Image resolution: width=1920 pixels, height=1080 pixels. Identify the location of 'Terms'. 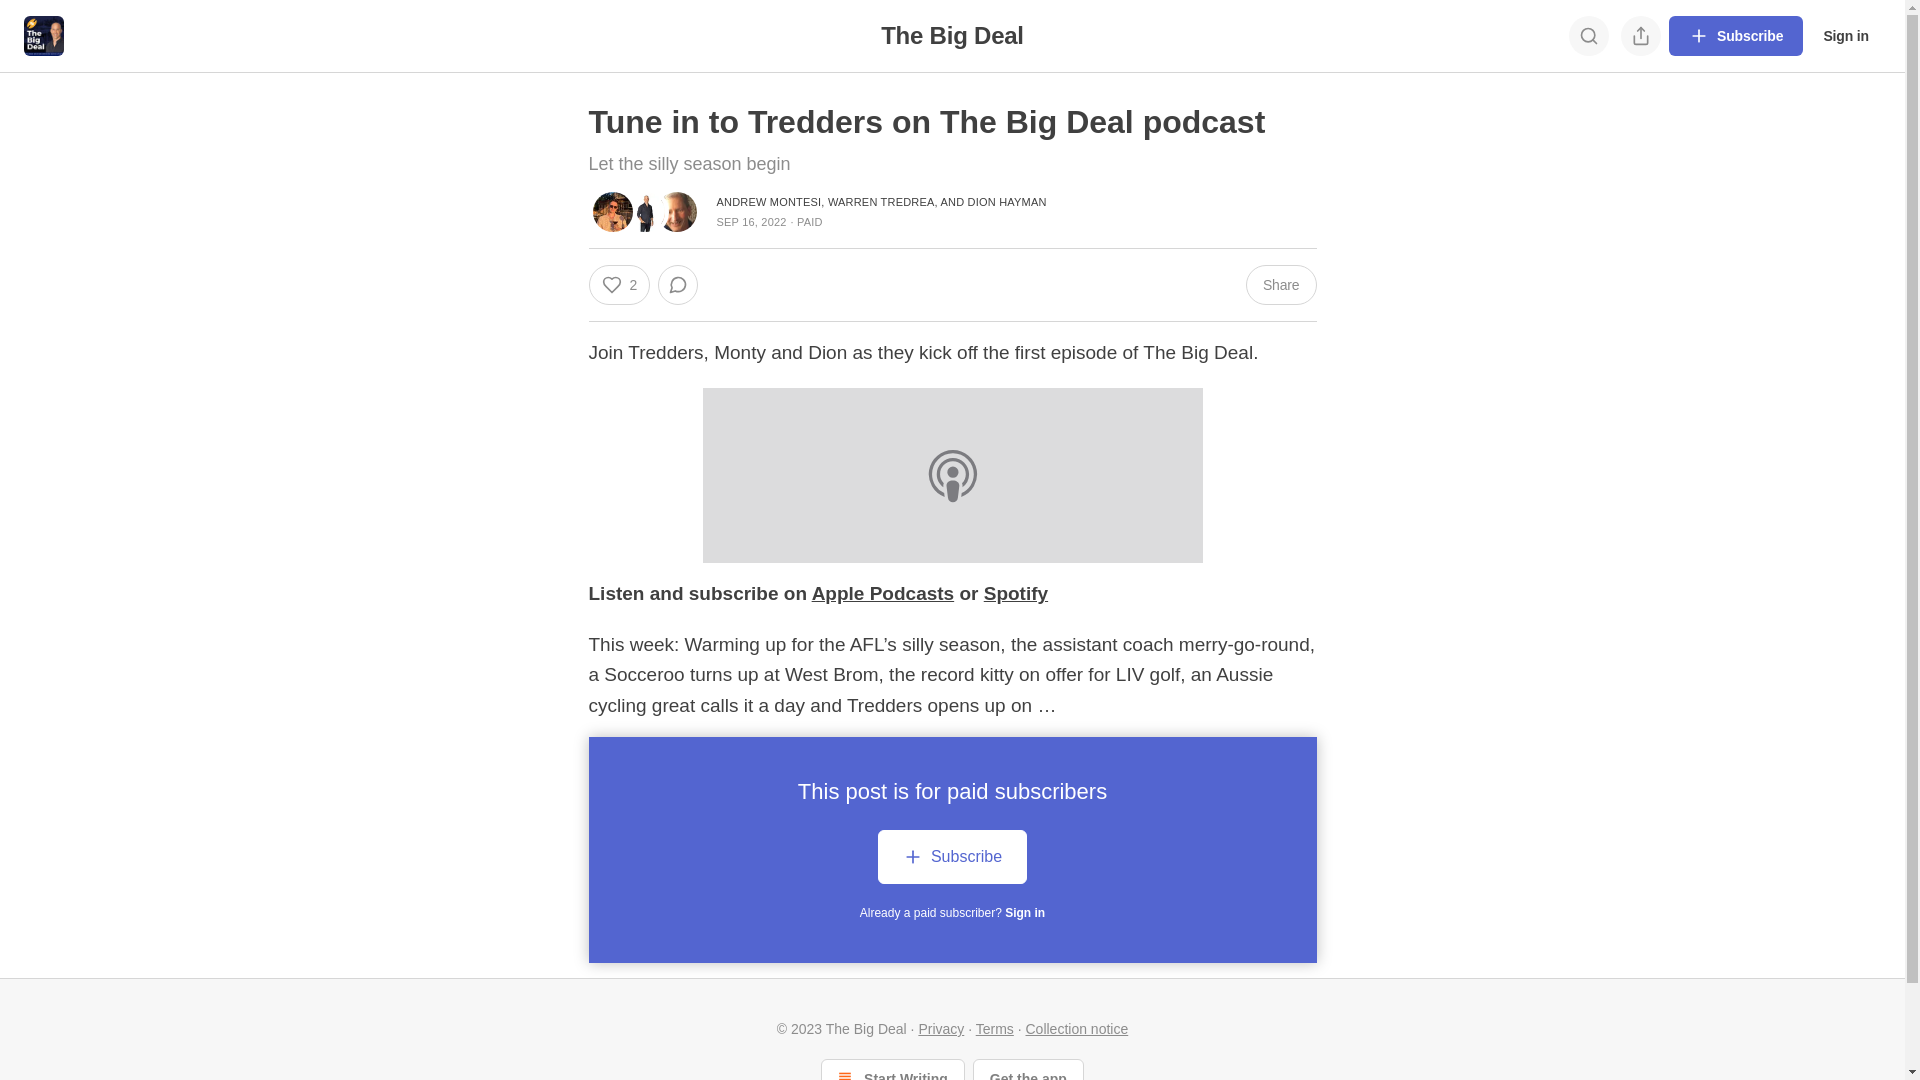
(994, 1029).